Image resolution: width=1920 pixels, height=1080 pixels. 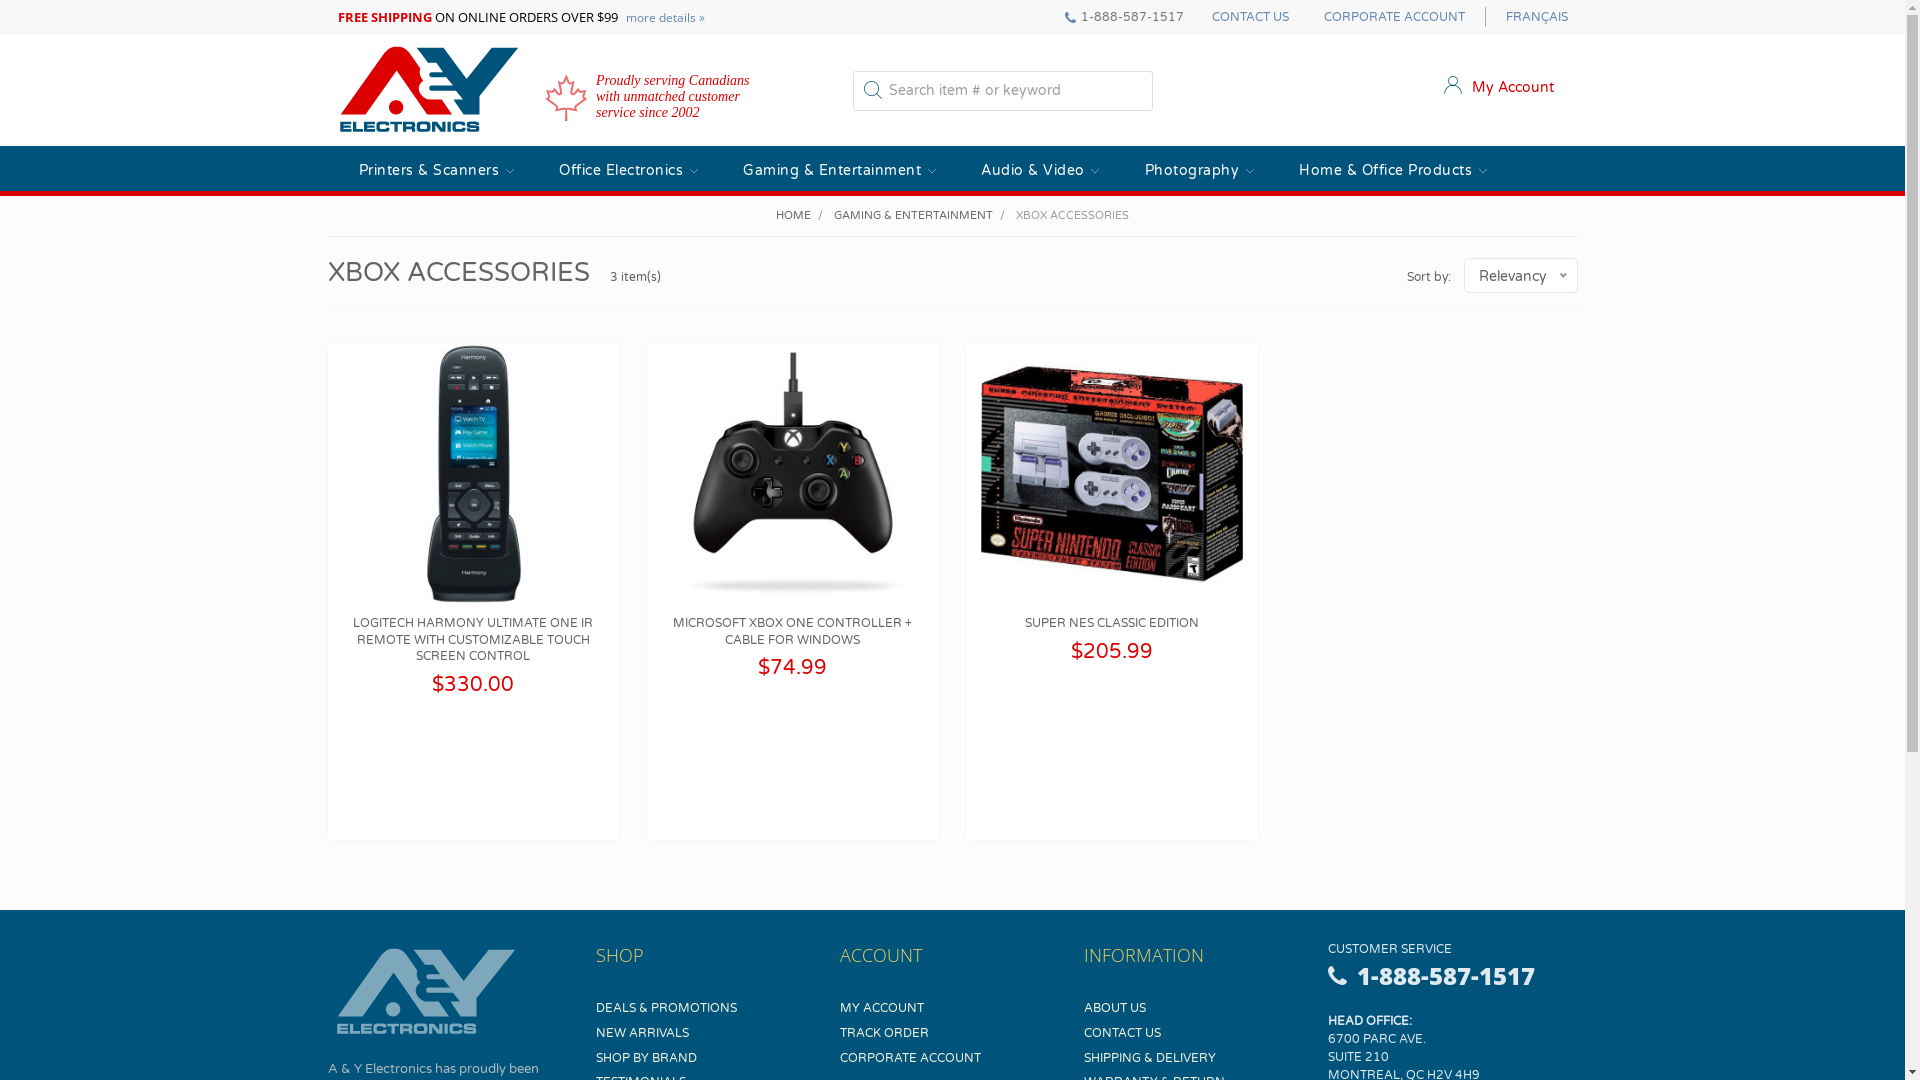 I want to click on 'MY ACCOUNT', so click(x=881, y=1007).